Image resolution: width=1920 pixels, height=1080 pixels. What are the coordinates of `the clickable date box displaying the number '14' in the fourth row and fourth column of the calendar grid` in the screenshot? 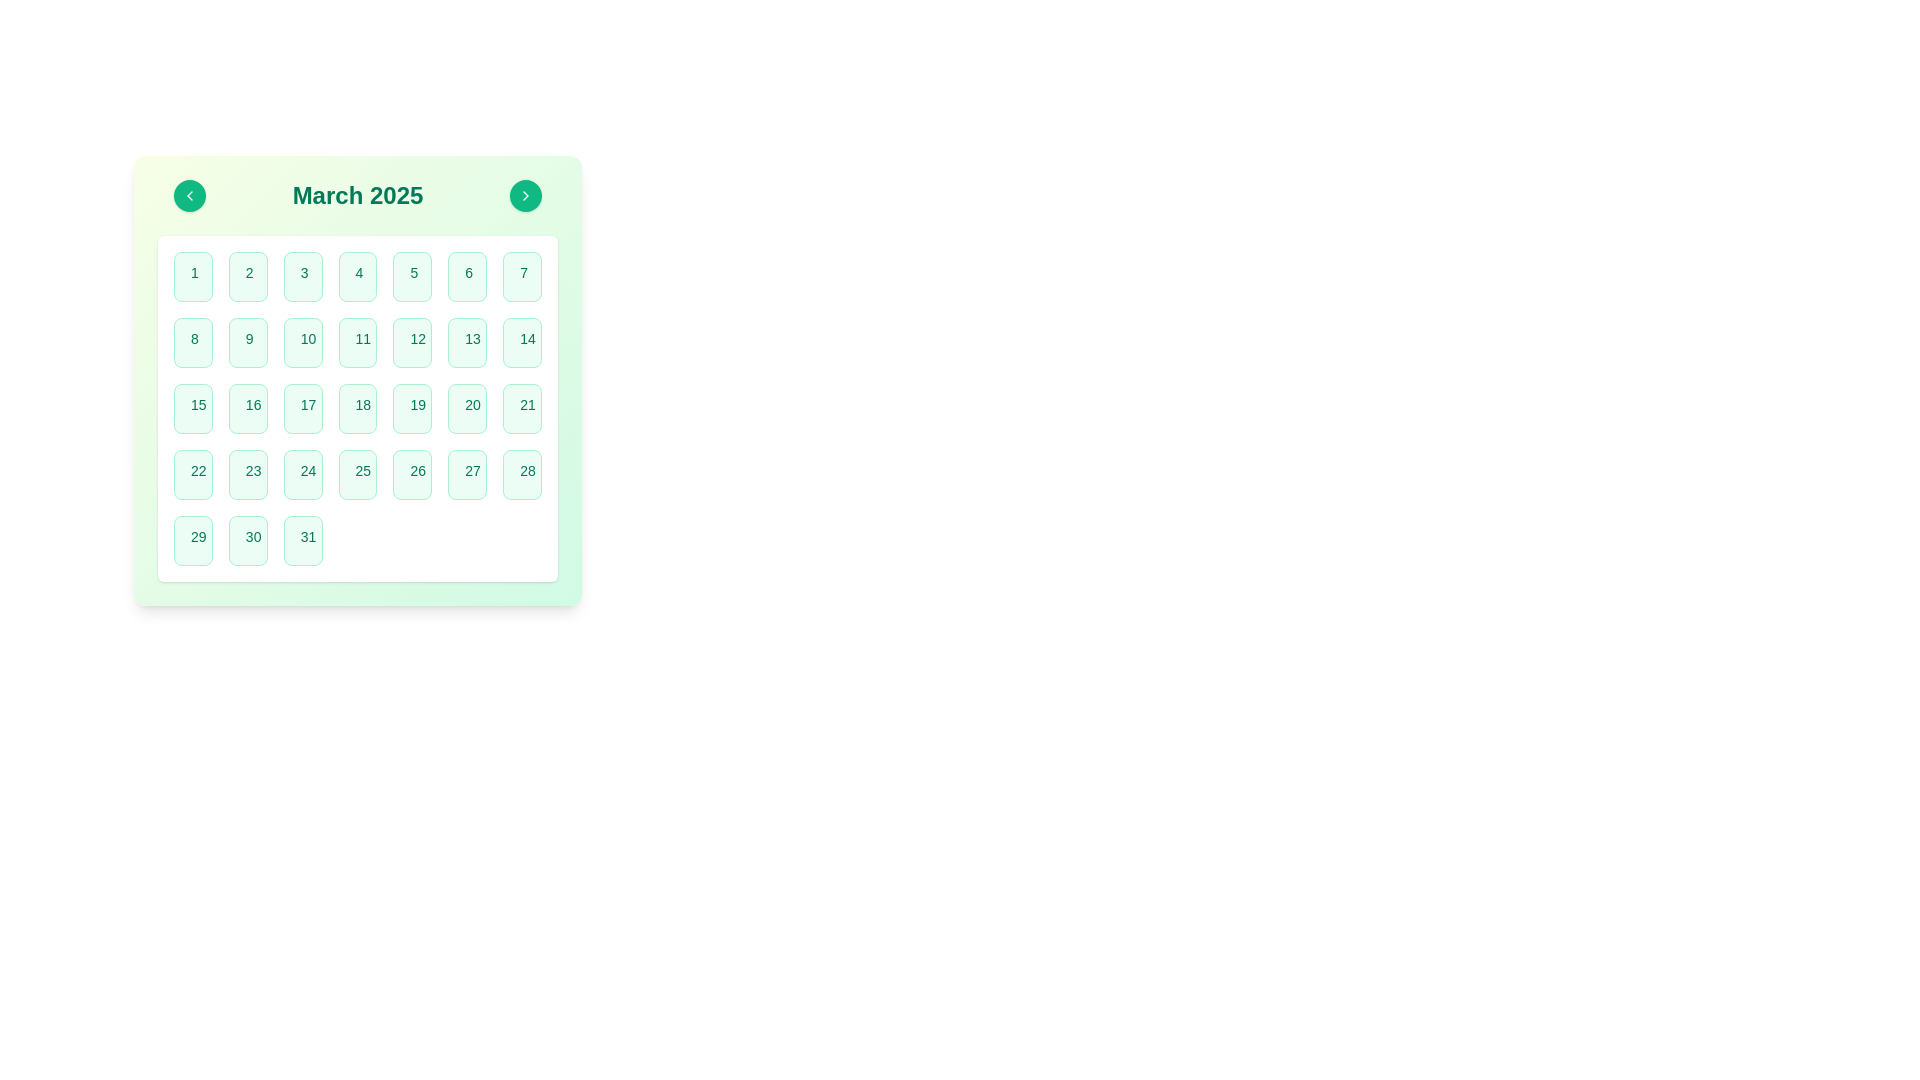 It's located at (522, 342).